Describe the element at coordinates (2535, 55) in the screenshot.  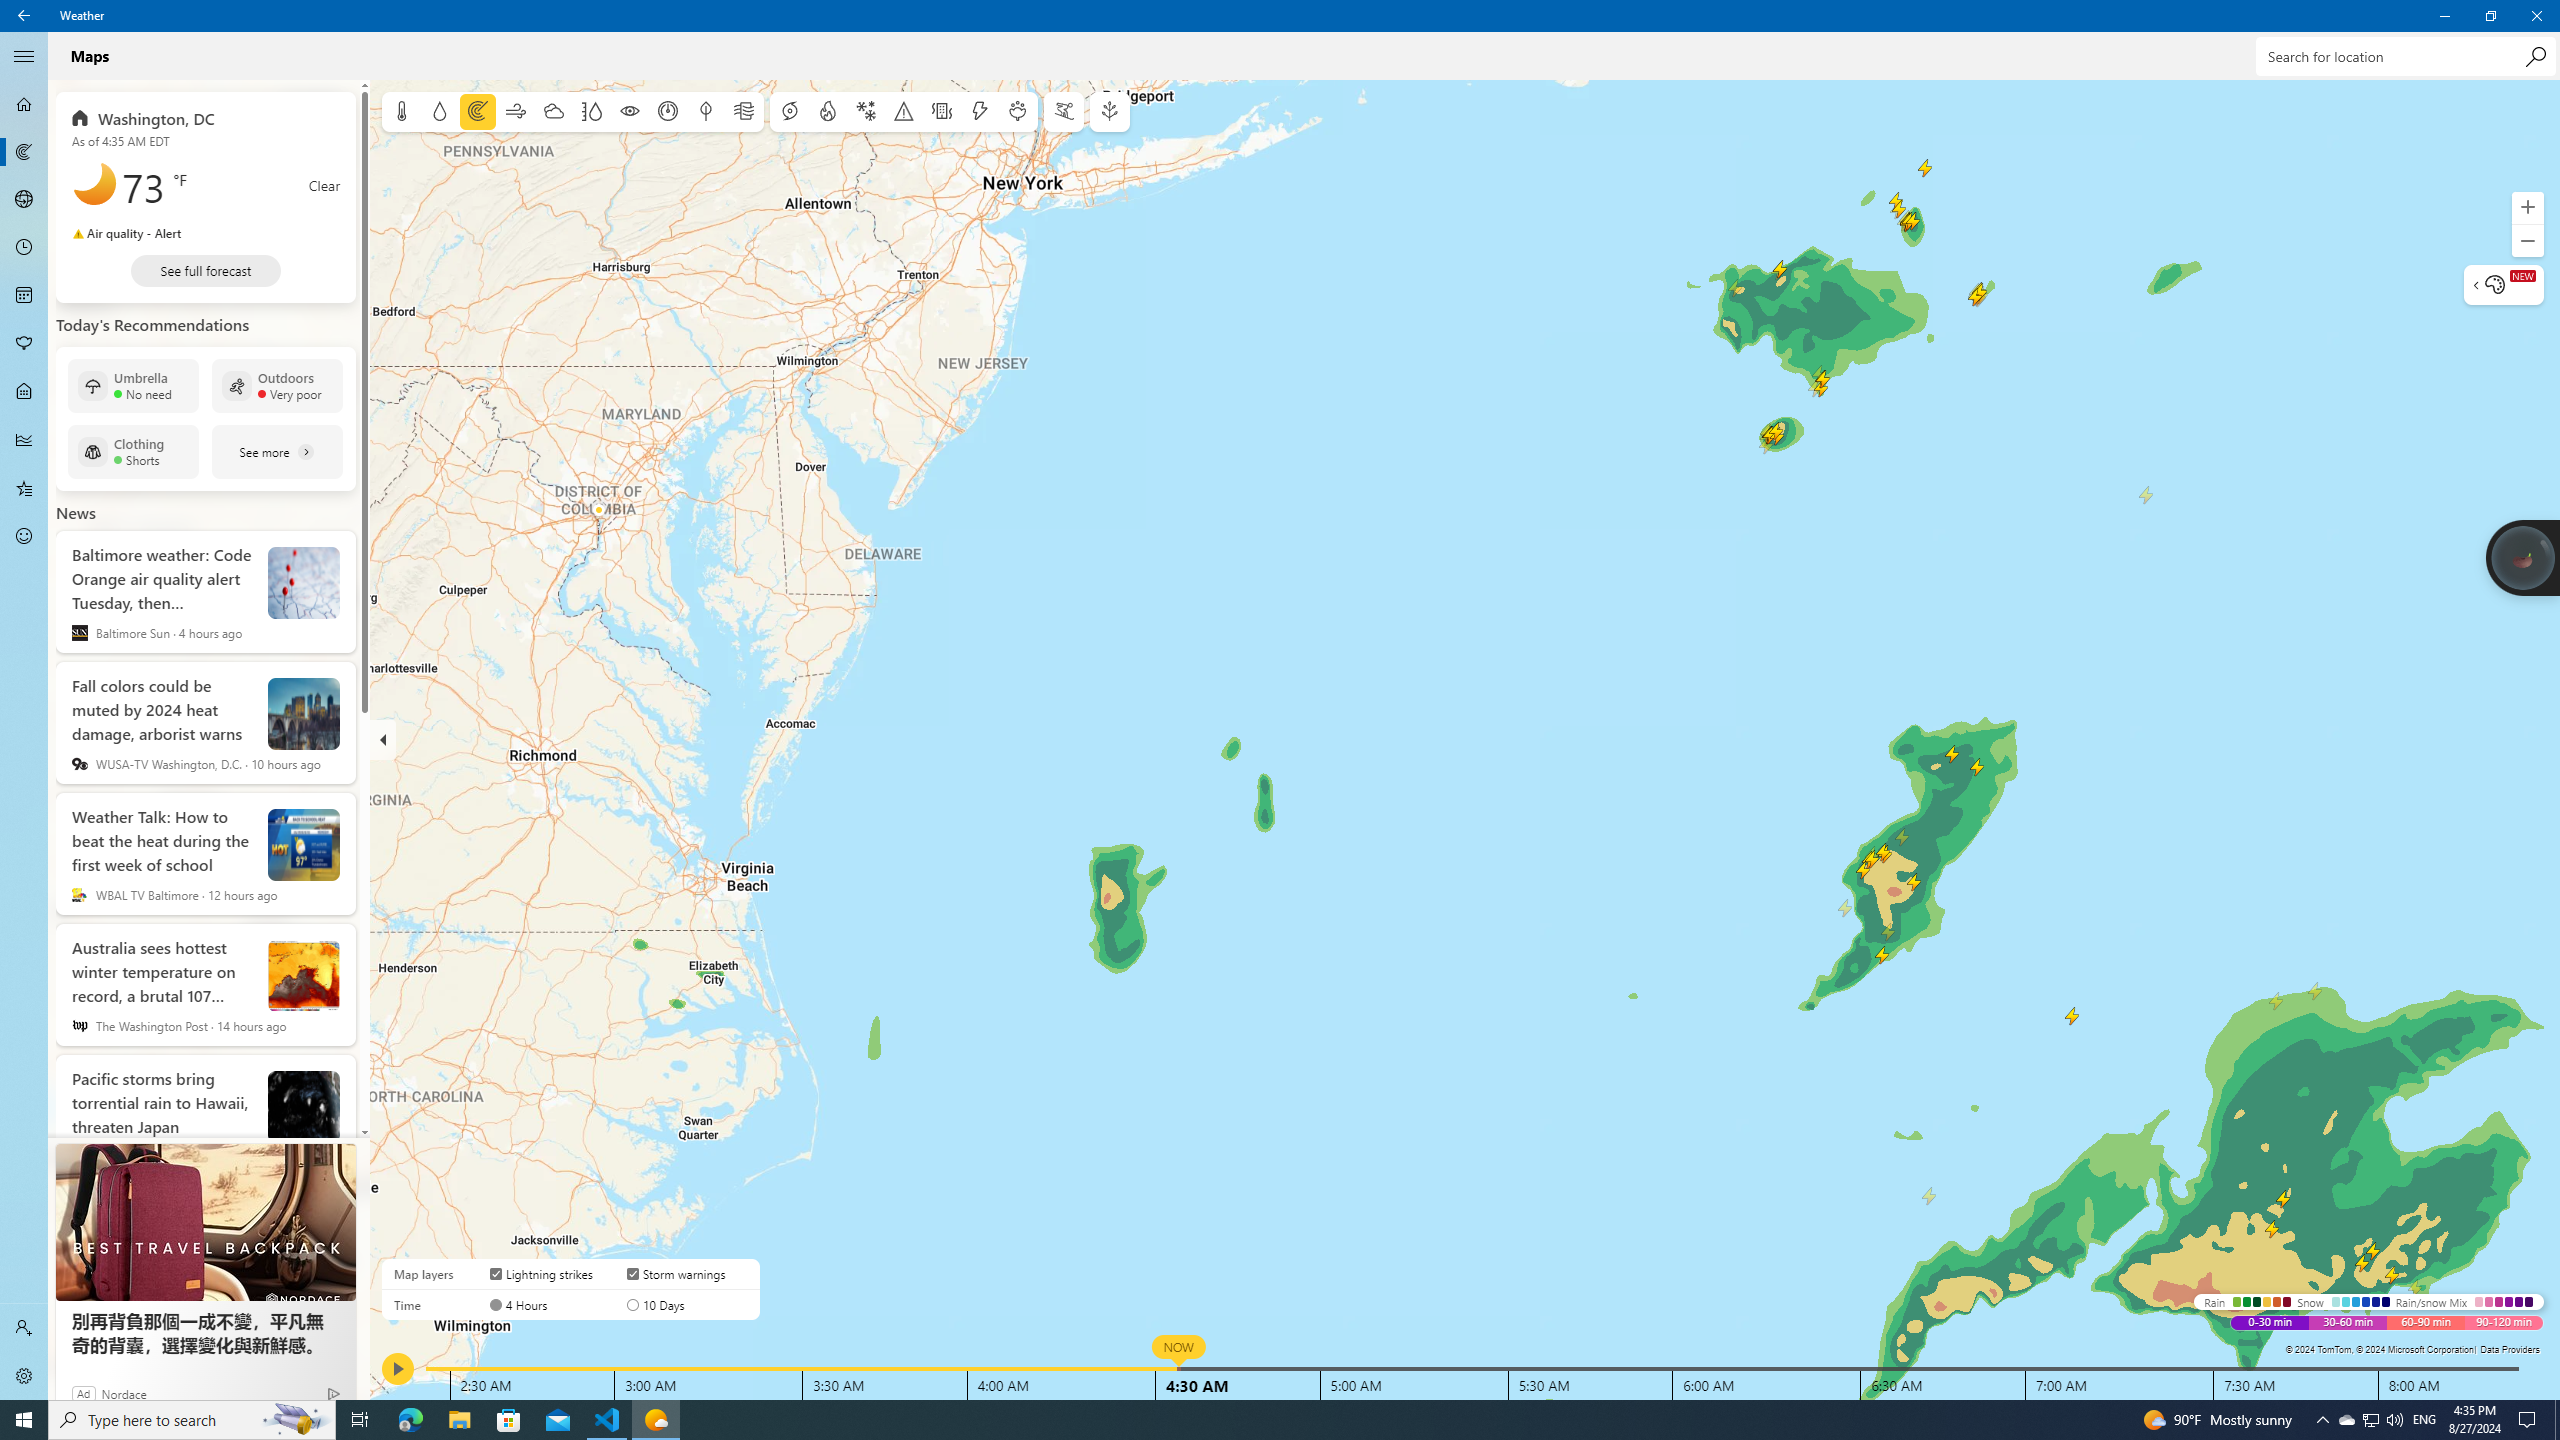
I see `'Search'` at that location.